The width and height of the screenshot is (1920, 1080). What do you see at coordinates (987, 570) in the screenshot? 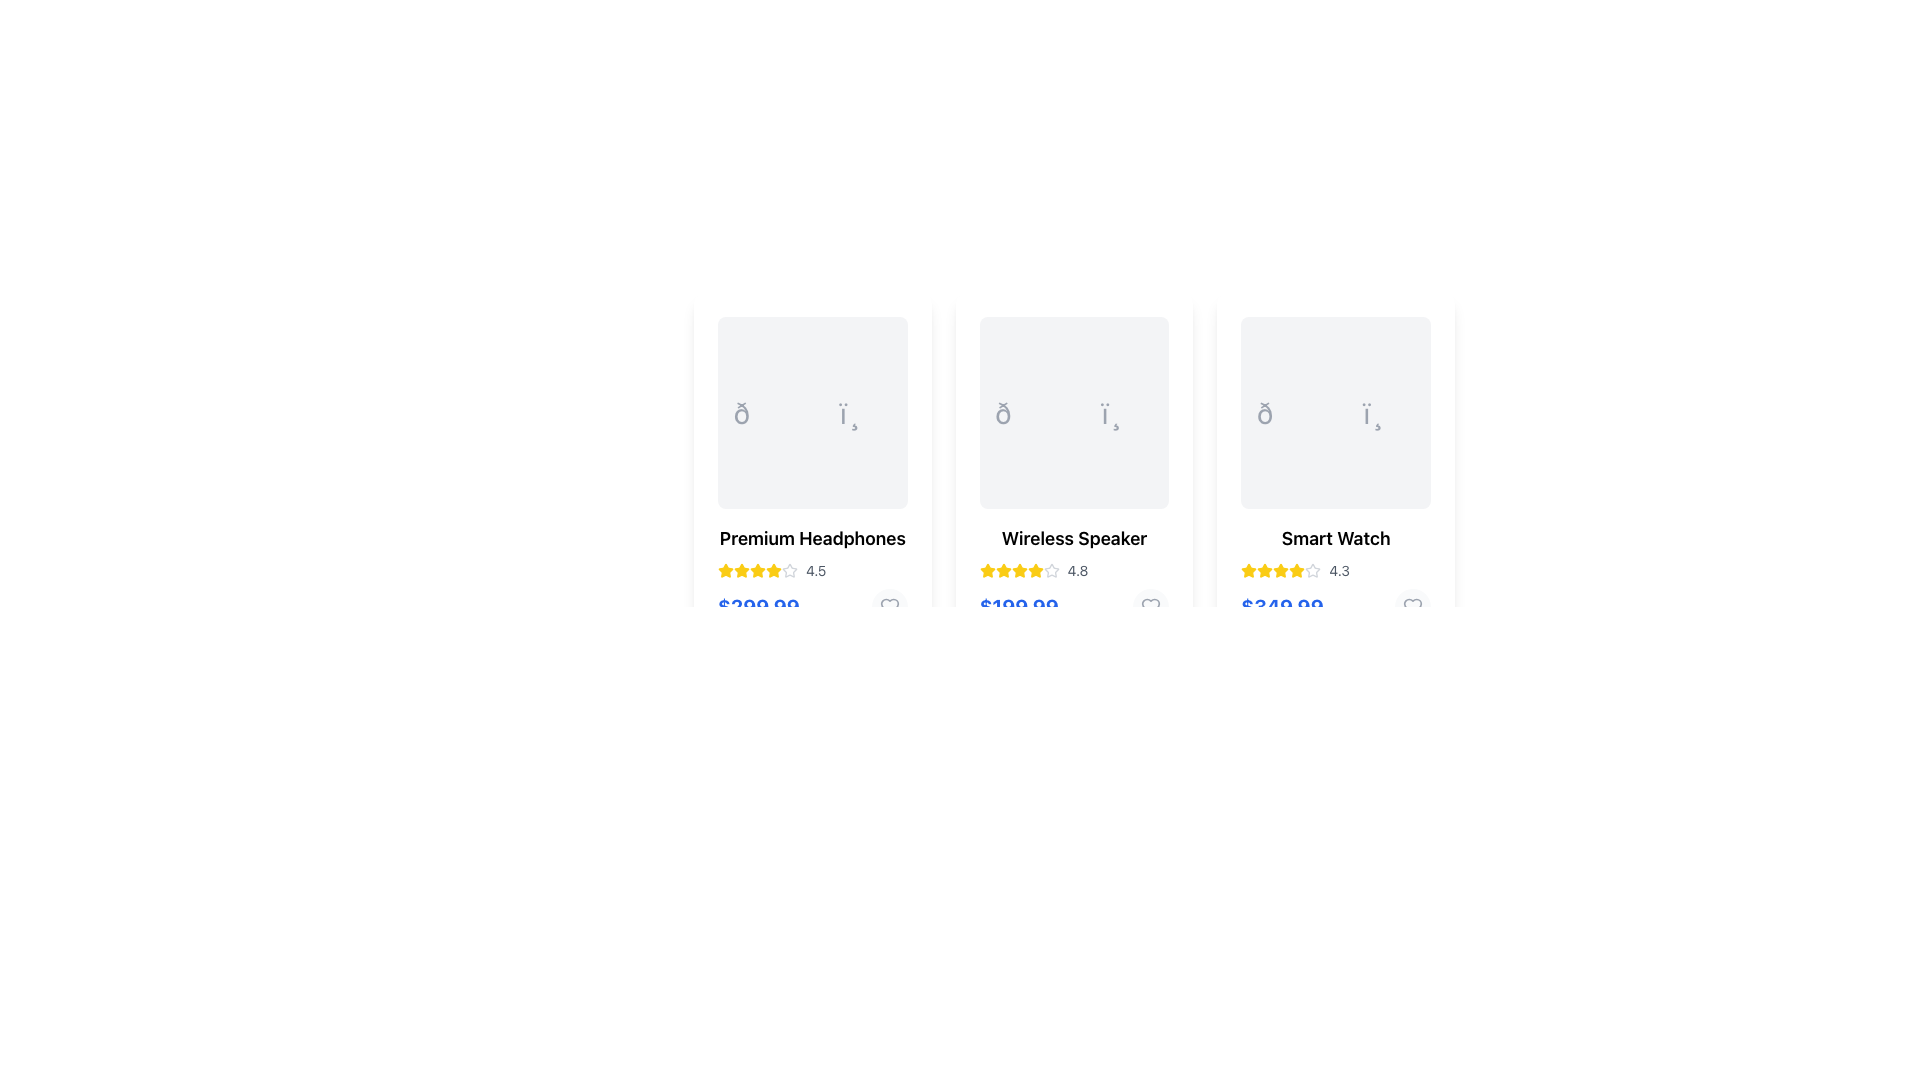
I see `the first star icon in the rating section of the product card for 'Wireless Speaker' to visually represent part of the rating value` at bounding box center [987, 570].